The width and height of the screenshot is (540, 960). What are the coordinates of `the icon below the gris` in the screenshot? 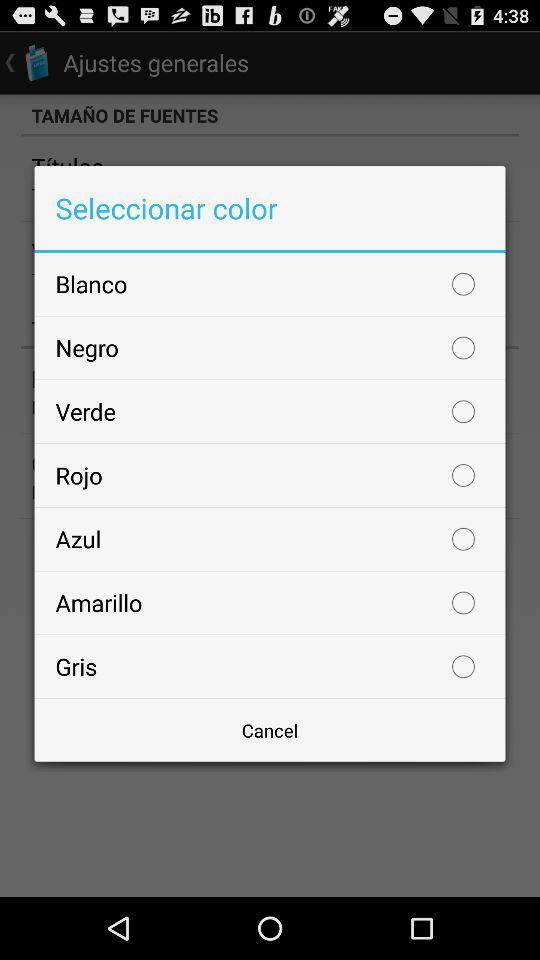 It's located at (270, 729).